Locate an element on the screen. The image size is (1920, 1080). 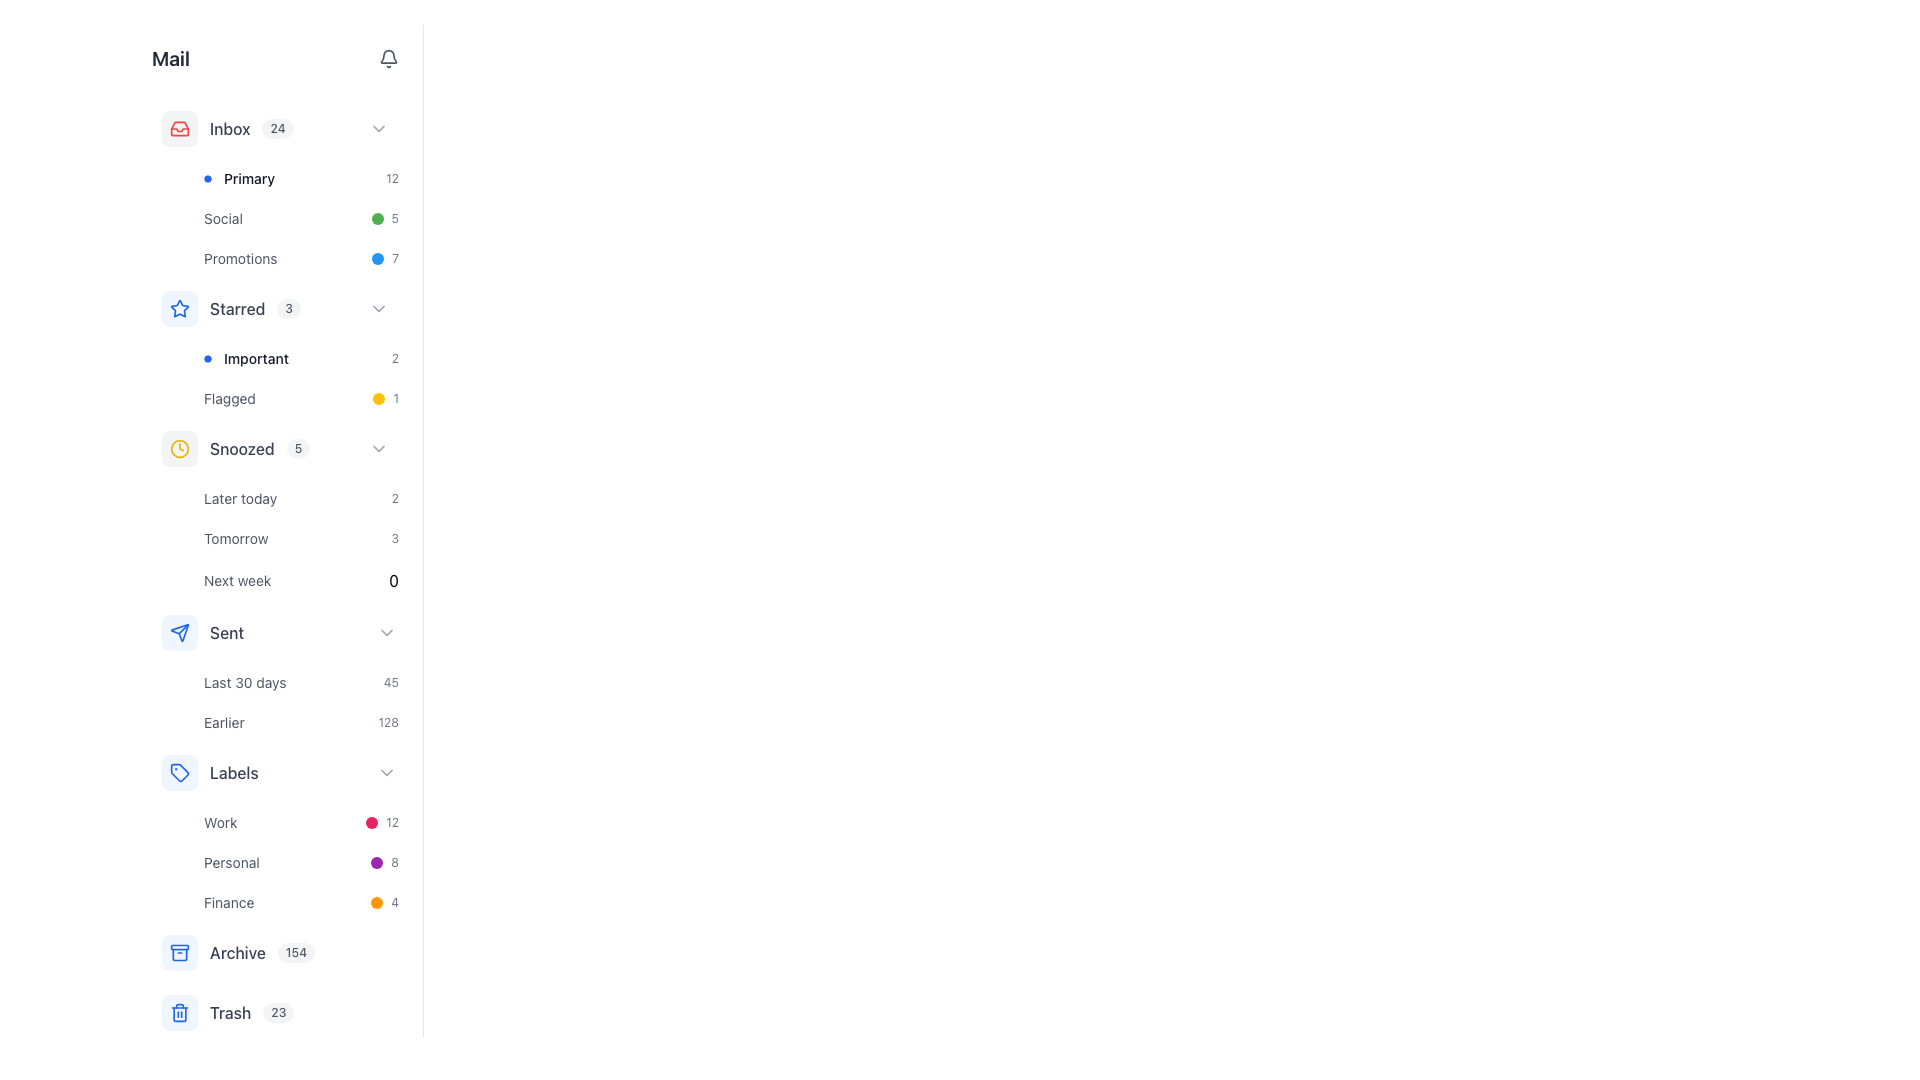
the 'Inbox' menu item located at the top of the left-side menu, which features a red inbox icon, the text 'Inbox', a badge with the number '24', and a right-pointing gray chevron is located at coordinates (278, 128).